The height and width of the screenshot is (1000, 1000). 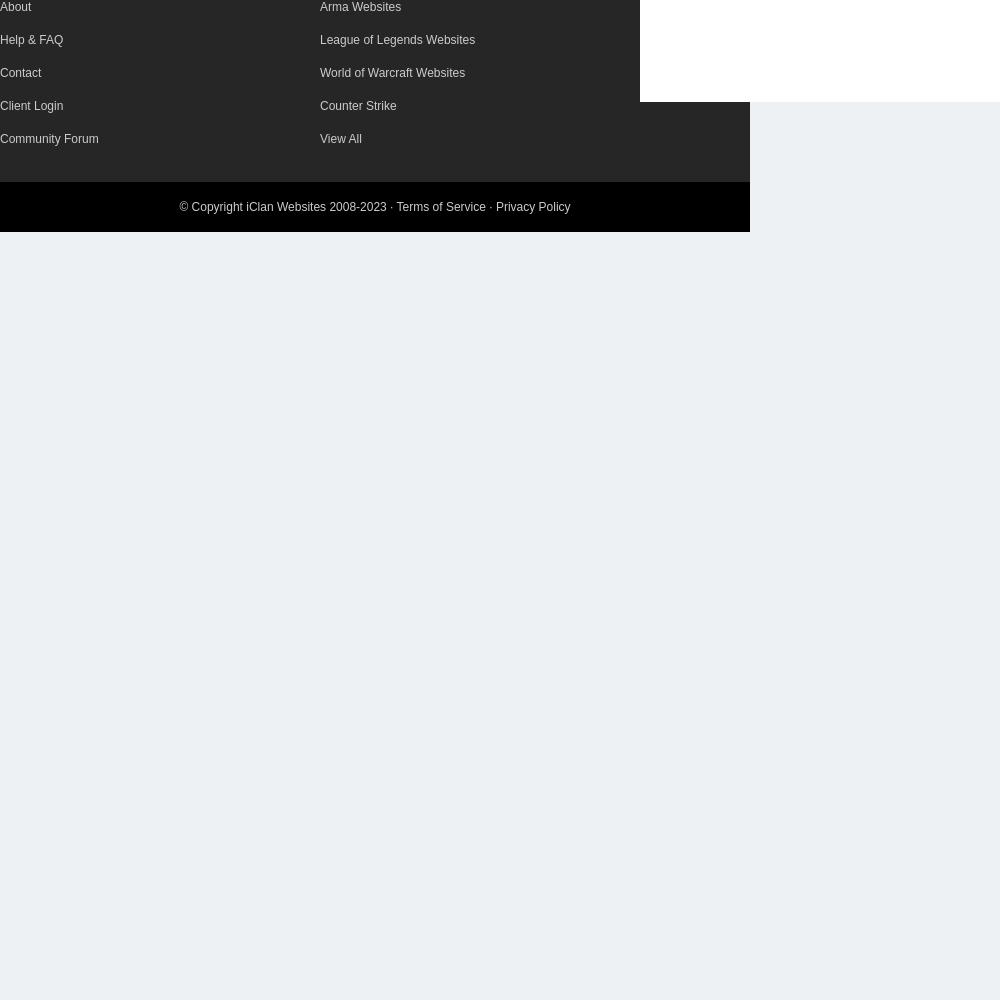 I want to click on 'Client Login', so click(x=31, y=105).